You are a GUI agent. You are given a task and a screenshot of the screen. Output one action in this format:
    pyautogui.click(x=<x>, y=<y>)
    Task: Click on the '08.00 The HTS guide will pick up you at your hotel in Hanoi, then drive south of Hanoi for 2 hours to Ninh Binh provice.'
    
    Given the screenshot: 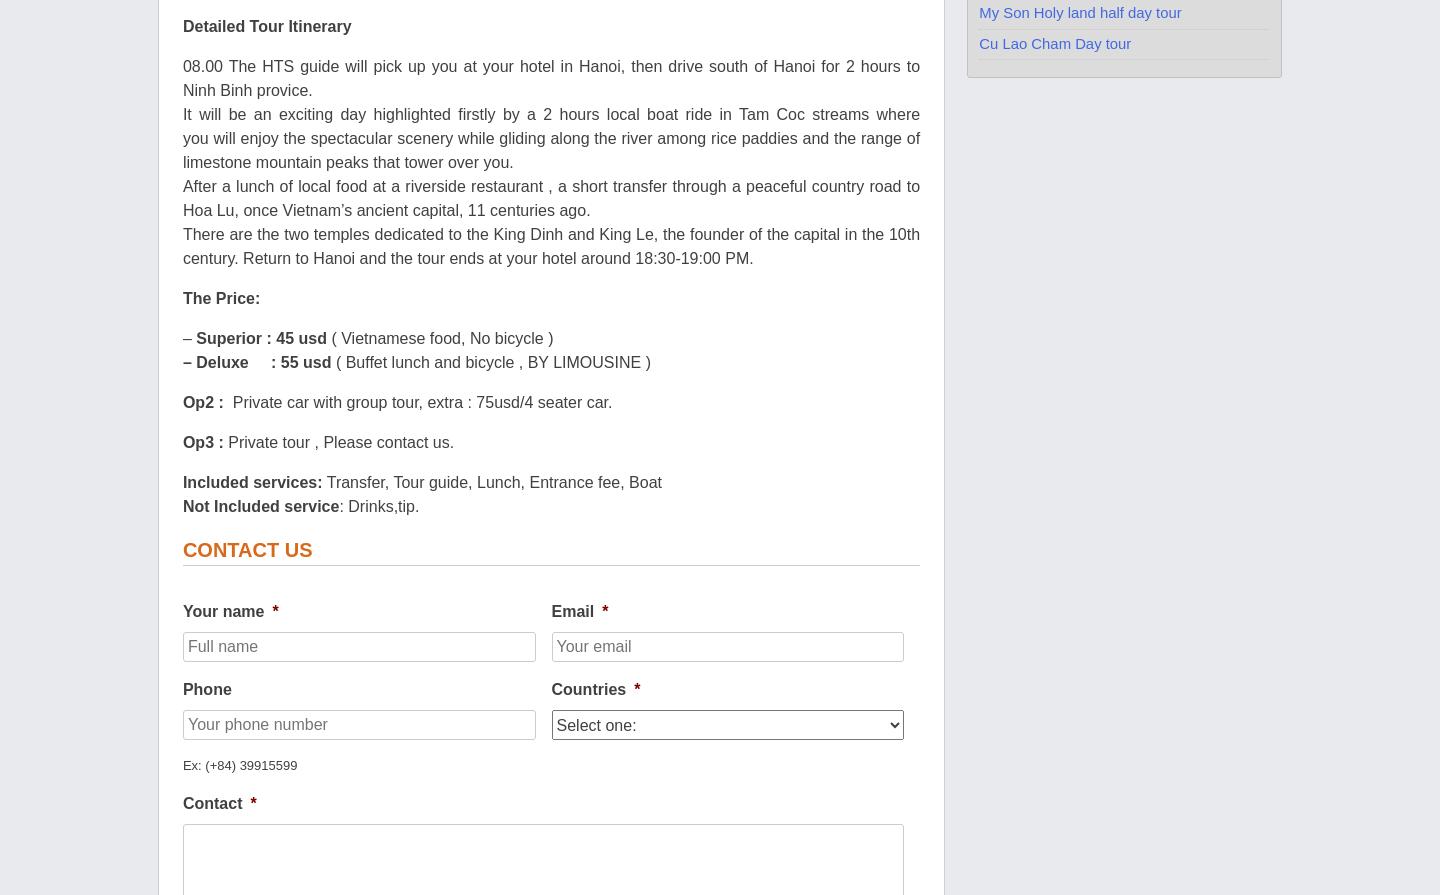 What is the action you would take?
    pyautogui.click(x=550, y=78)
    